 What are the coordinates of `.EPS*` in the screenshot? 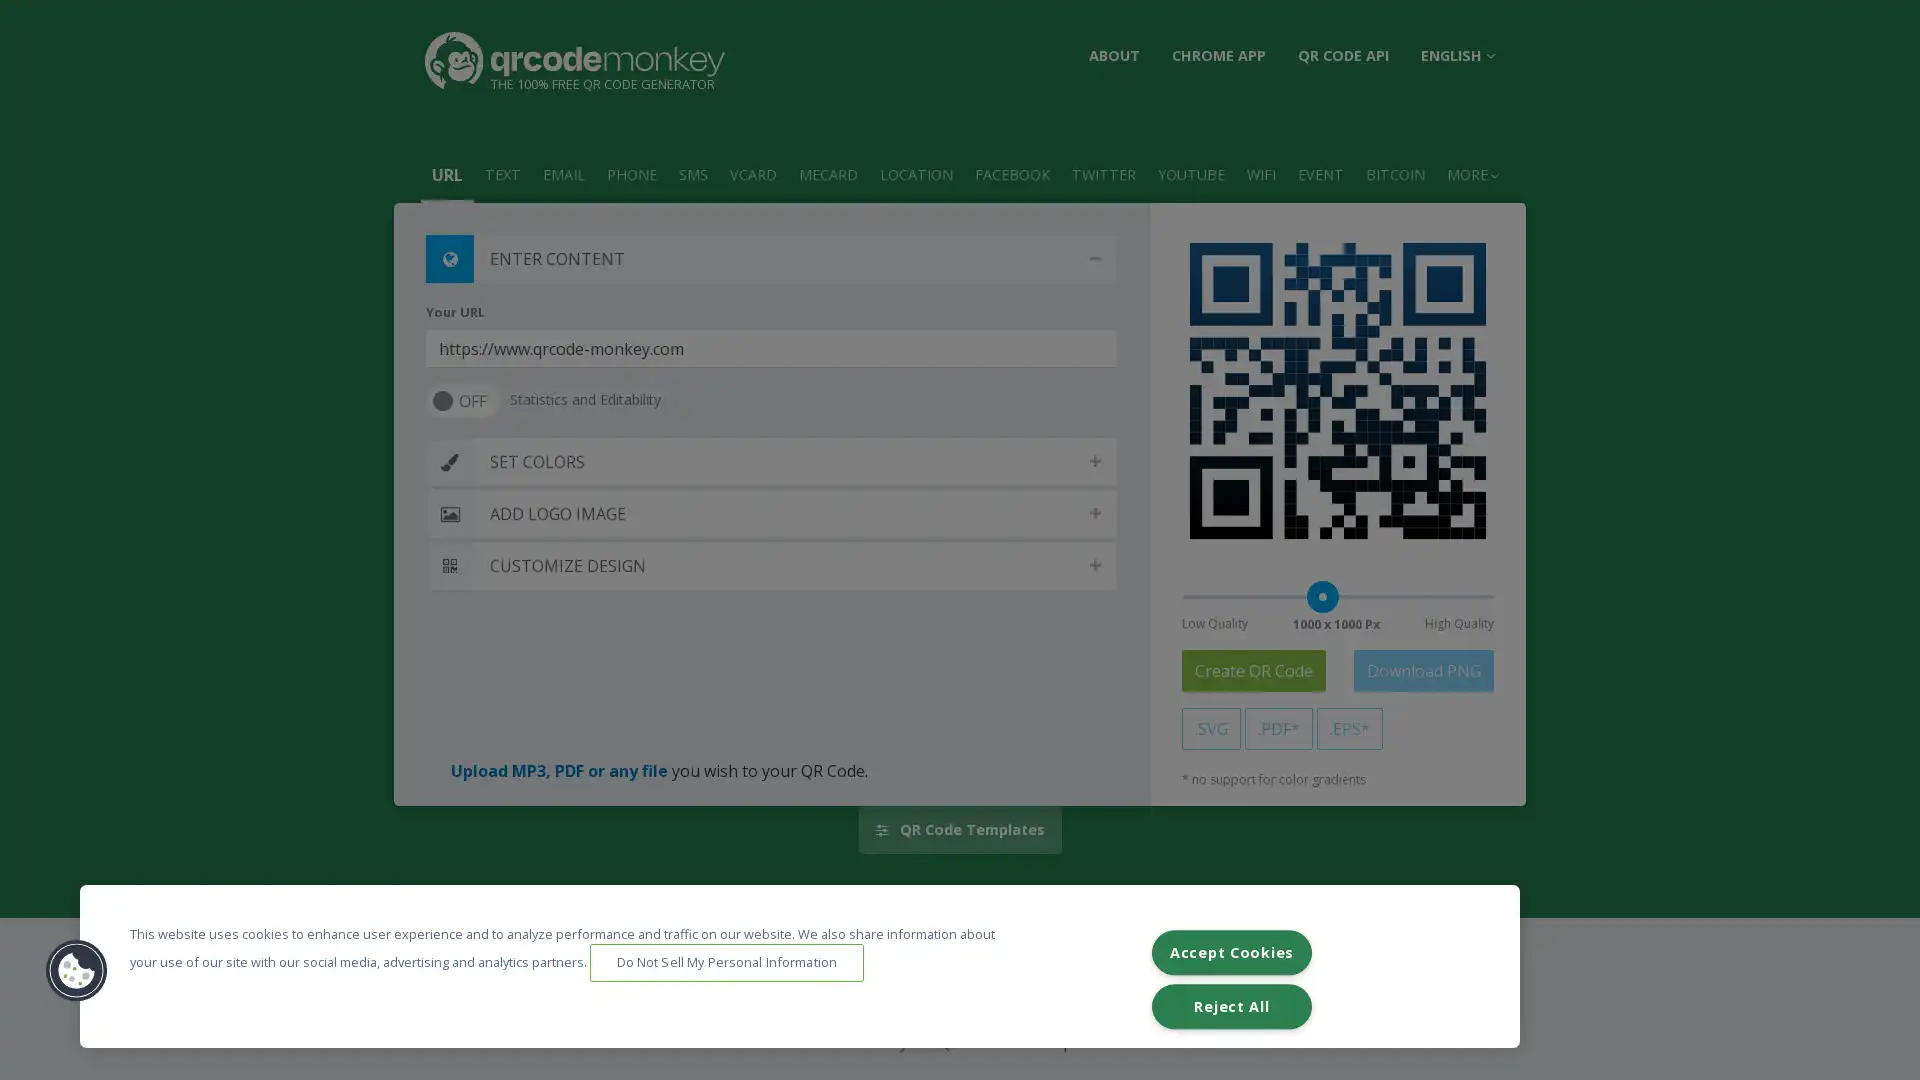 It's located at (1348, 729).